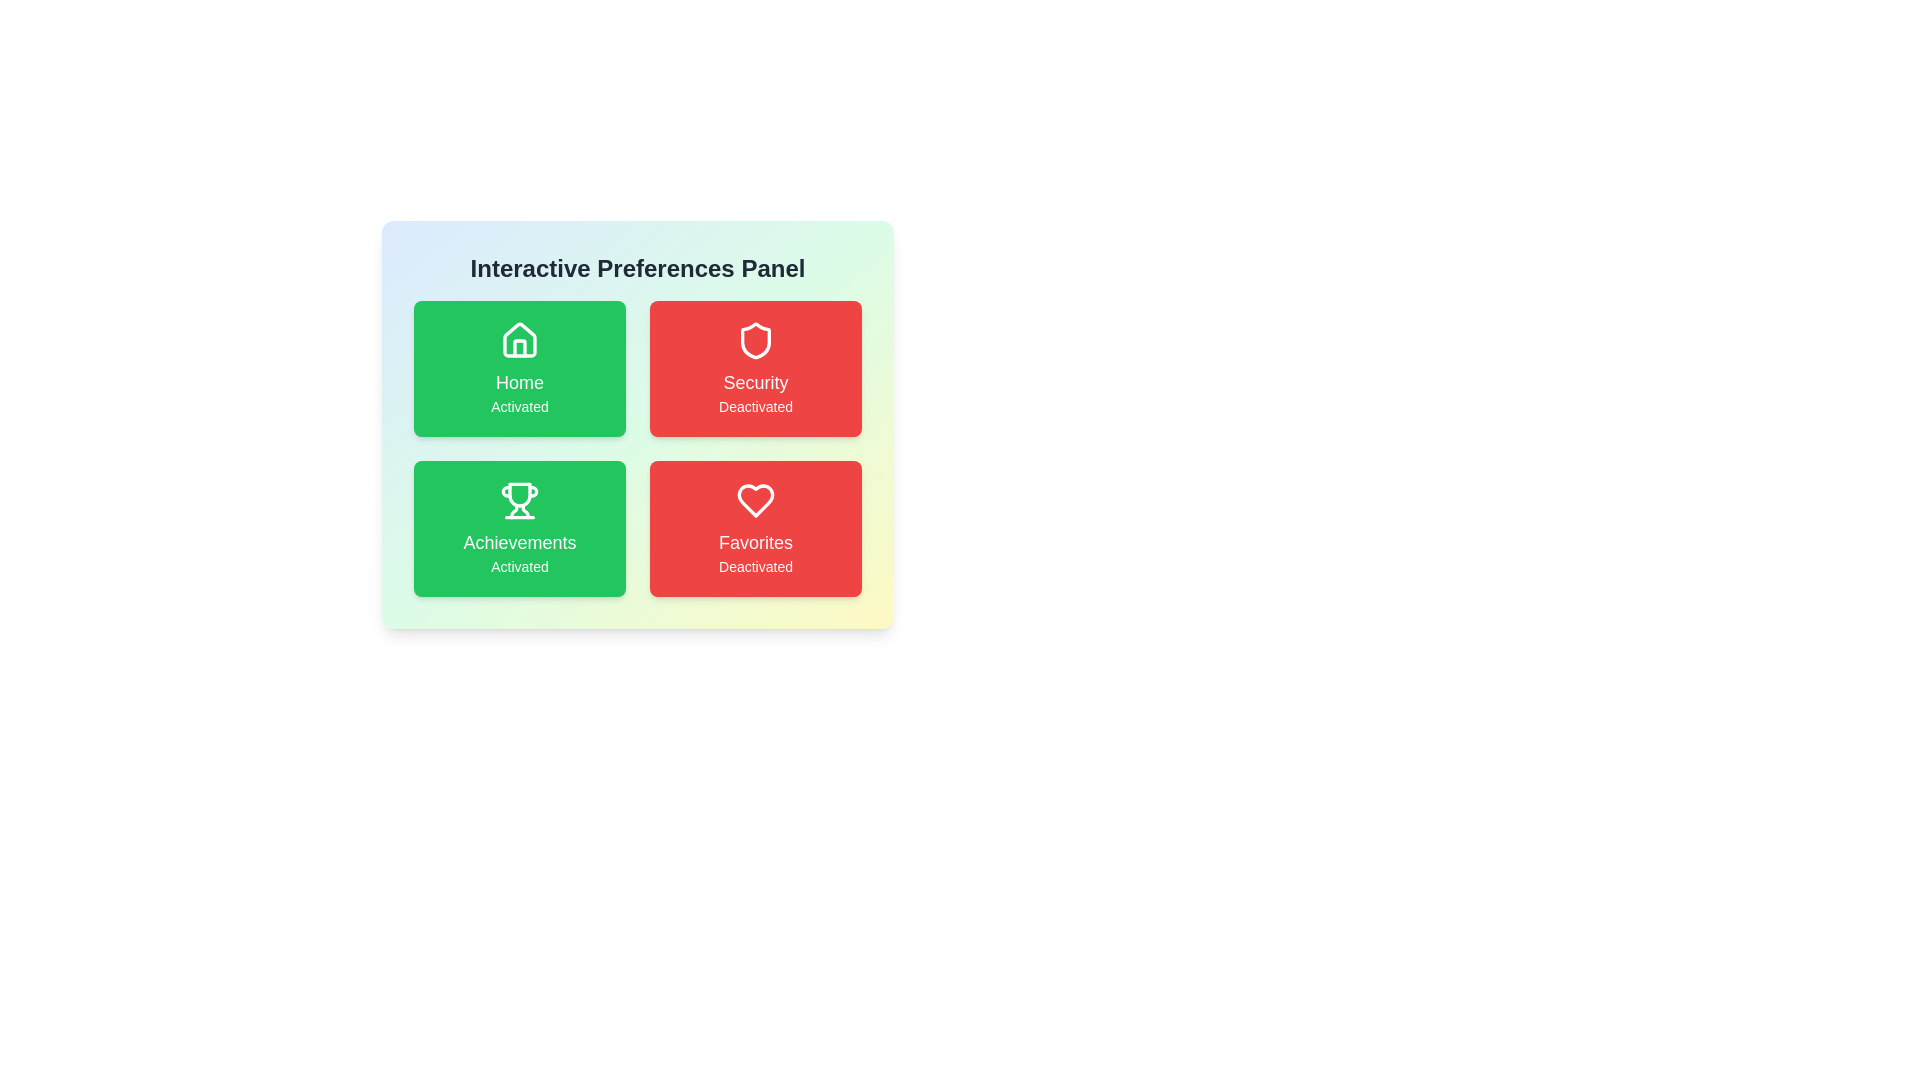  I want to click on the text of the option Home to inspect or copy it, so click(519, 369).